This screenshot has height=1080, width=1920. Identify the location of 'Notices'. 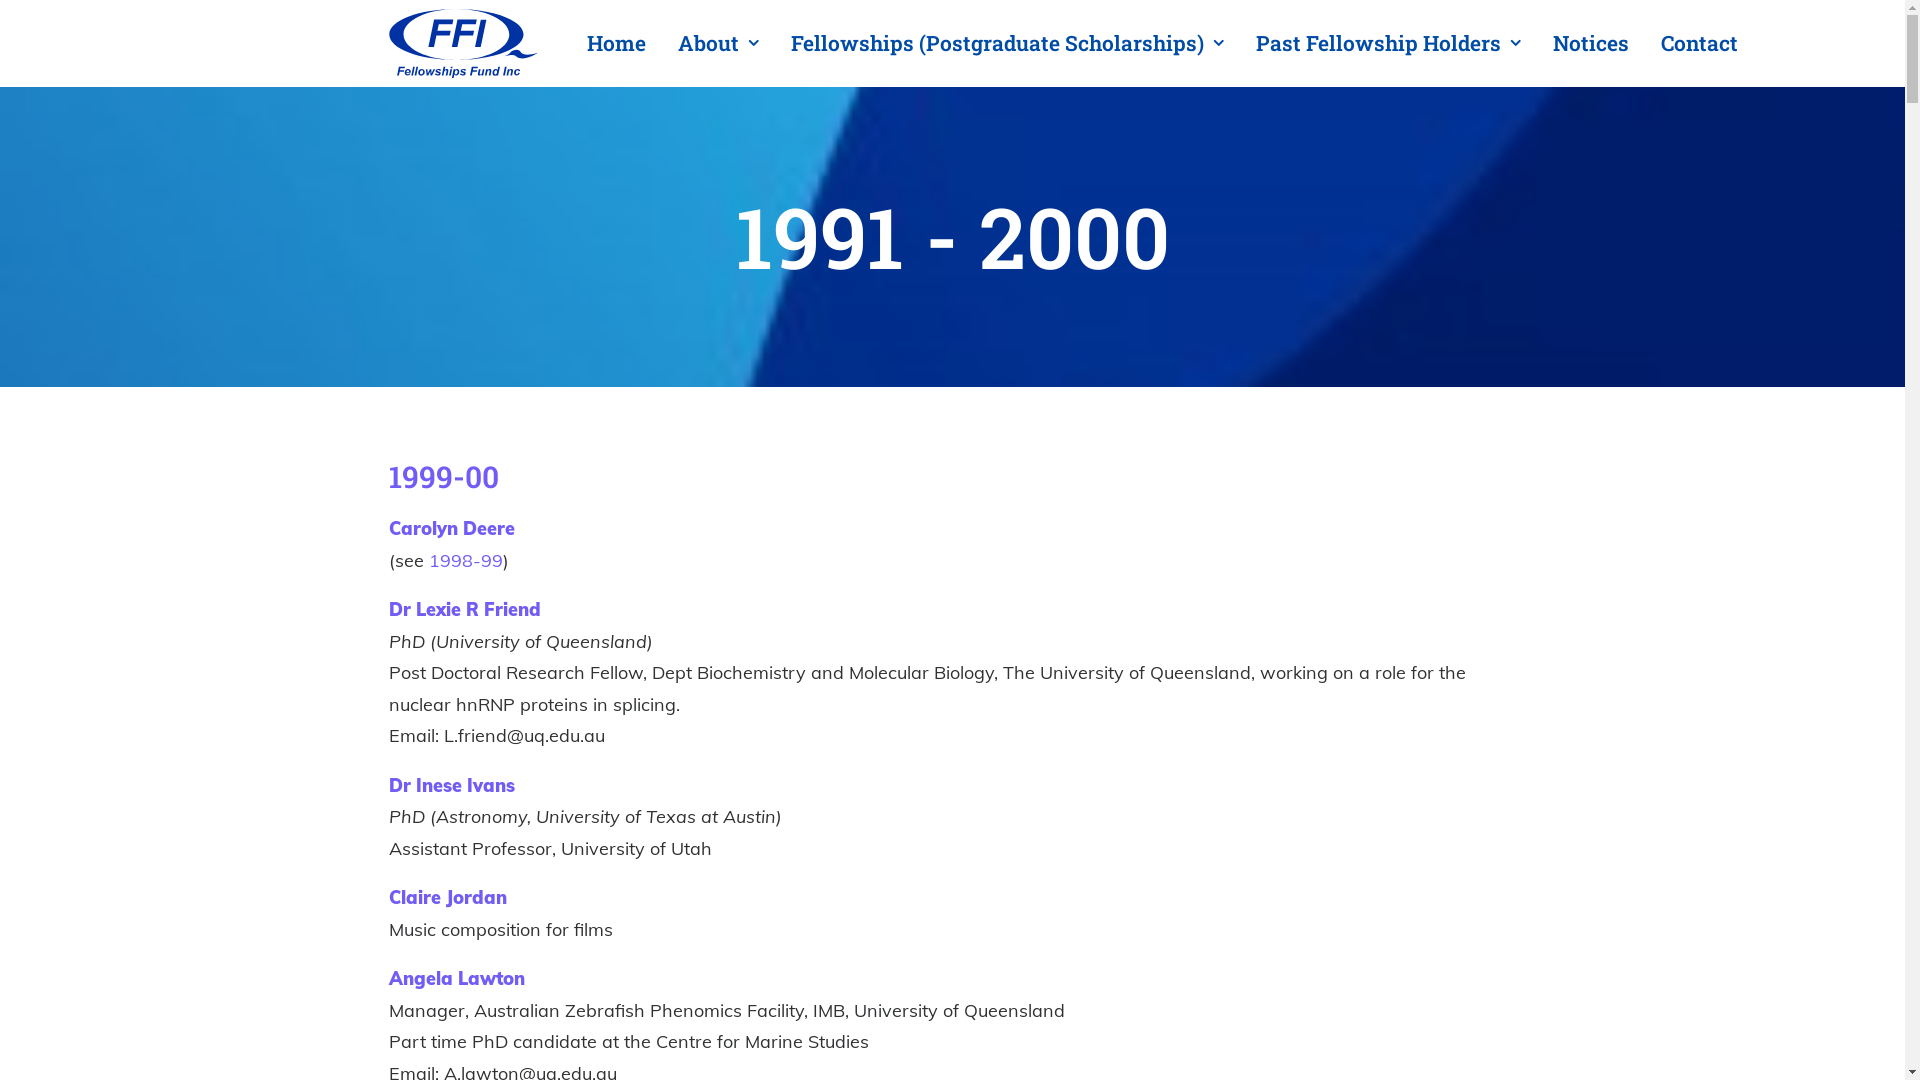
(1588, 43).